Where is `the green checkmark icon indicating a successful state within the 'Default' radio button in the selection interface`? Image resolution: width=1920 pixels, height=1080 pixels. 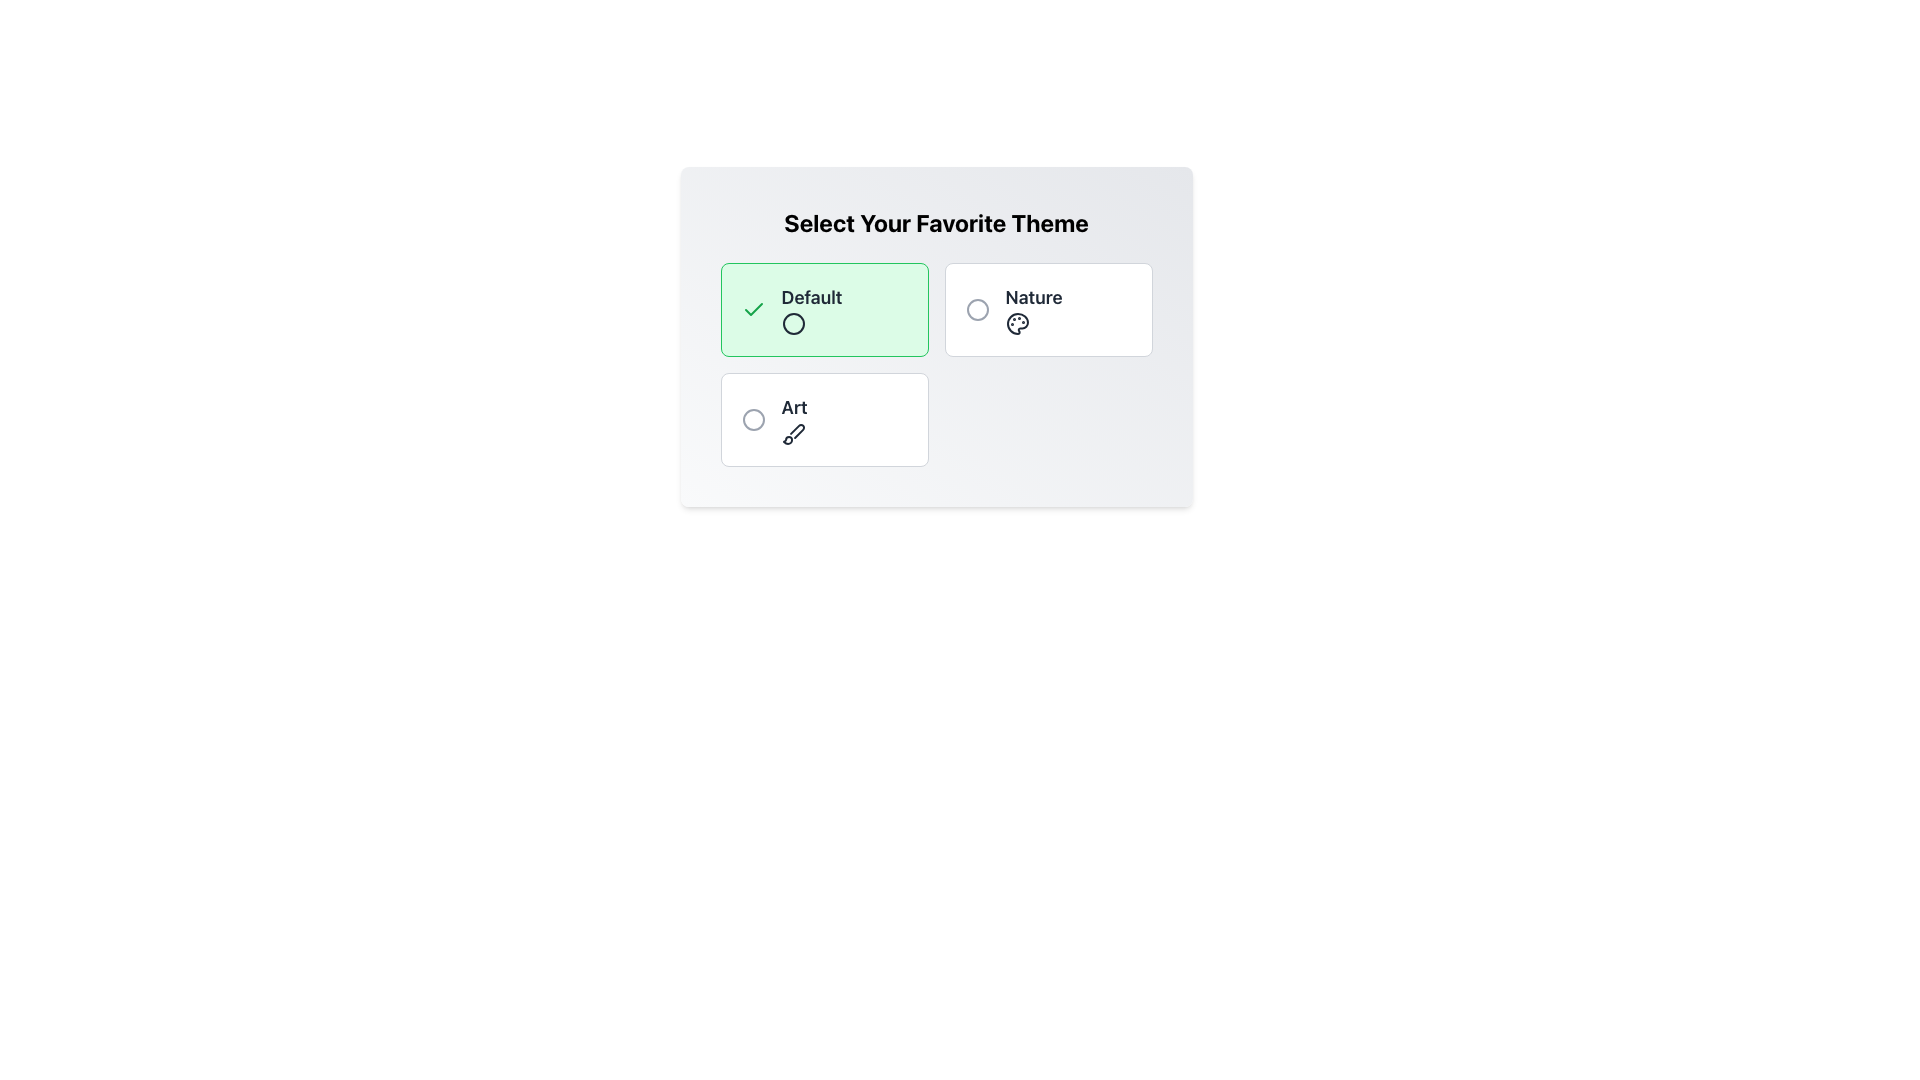
the green checkmark icon indicating a successful state within the 'Default' radio button in the selection interface is located at coordinates (752, 309).